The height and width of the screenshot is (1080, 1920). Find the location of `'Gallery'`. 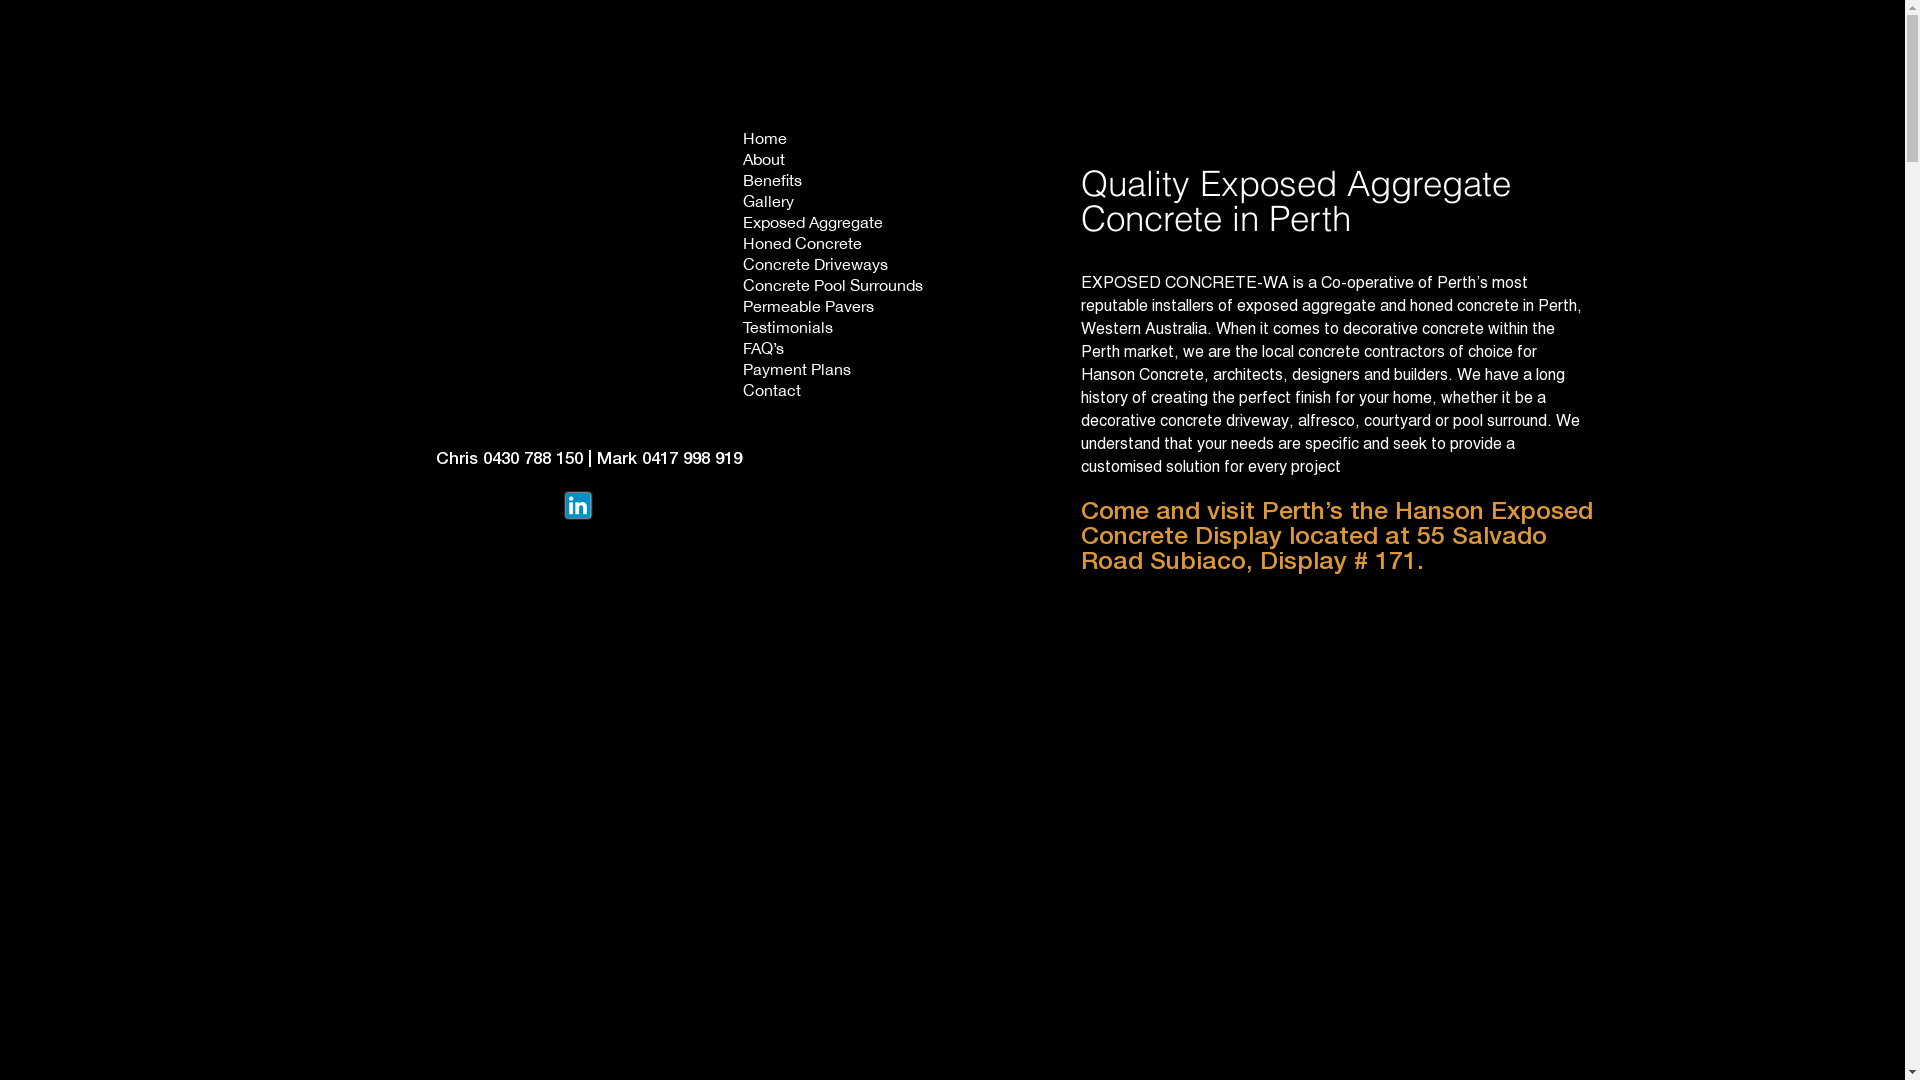

'Gallery' is located at coordinates (833, 203).